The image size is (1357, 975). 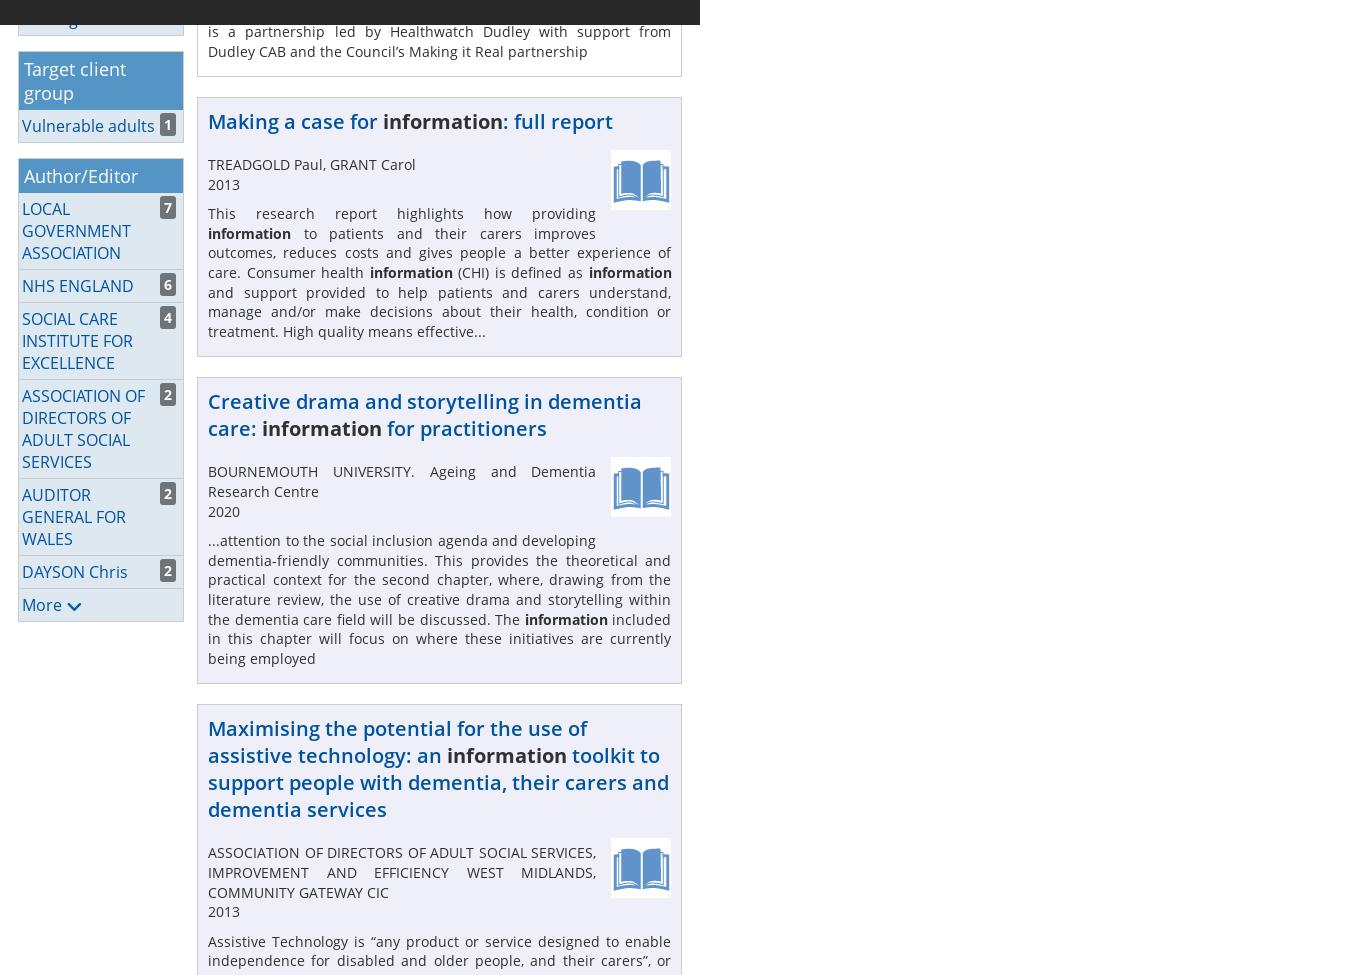 What do you see at coordinates (438, 310) in the screenshot?
I see `'and support provided to help patients and carers understand, manage and/or make decisions about their health, condition or treatment. High quality means effective...'` at bounding box center [438, 310].